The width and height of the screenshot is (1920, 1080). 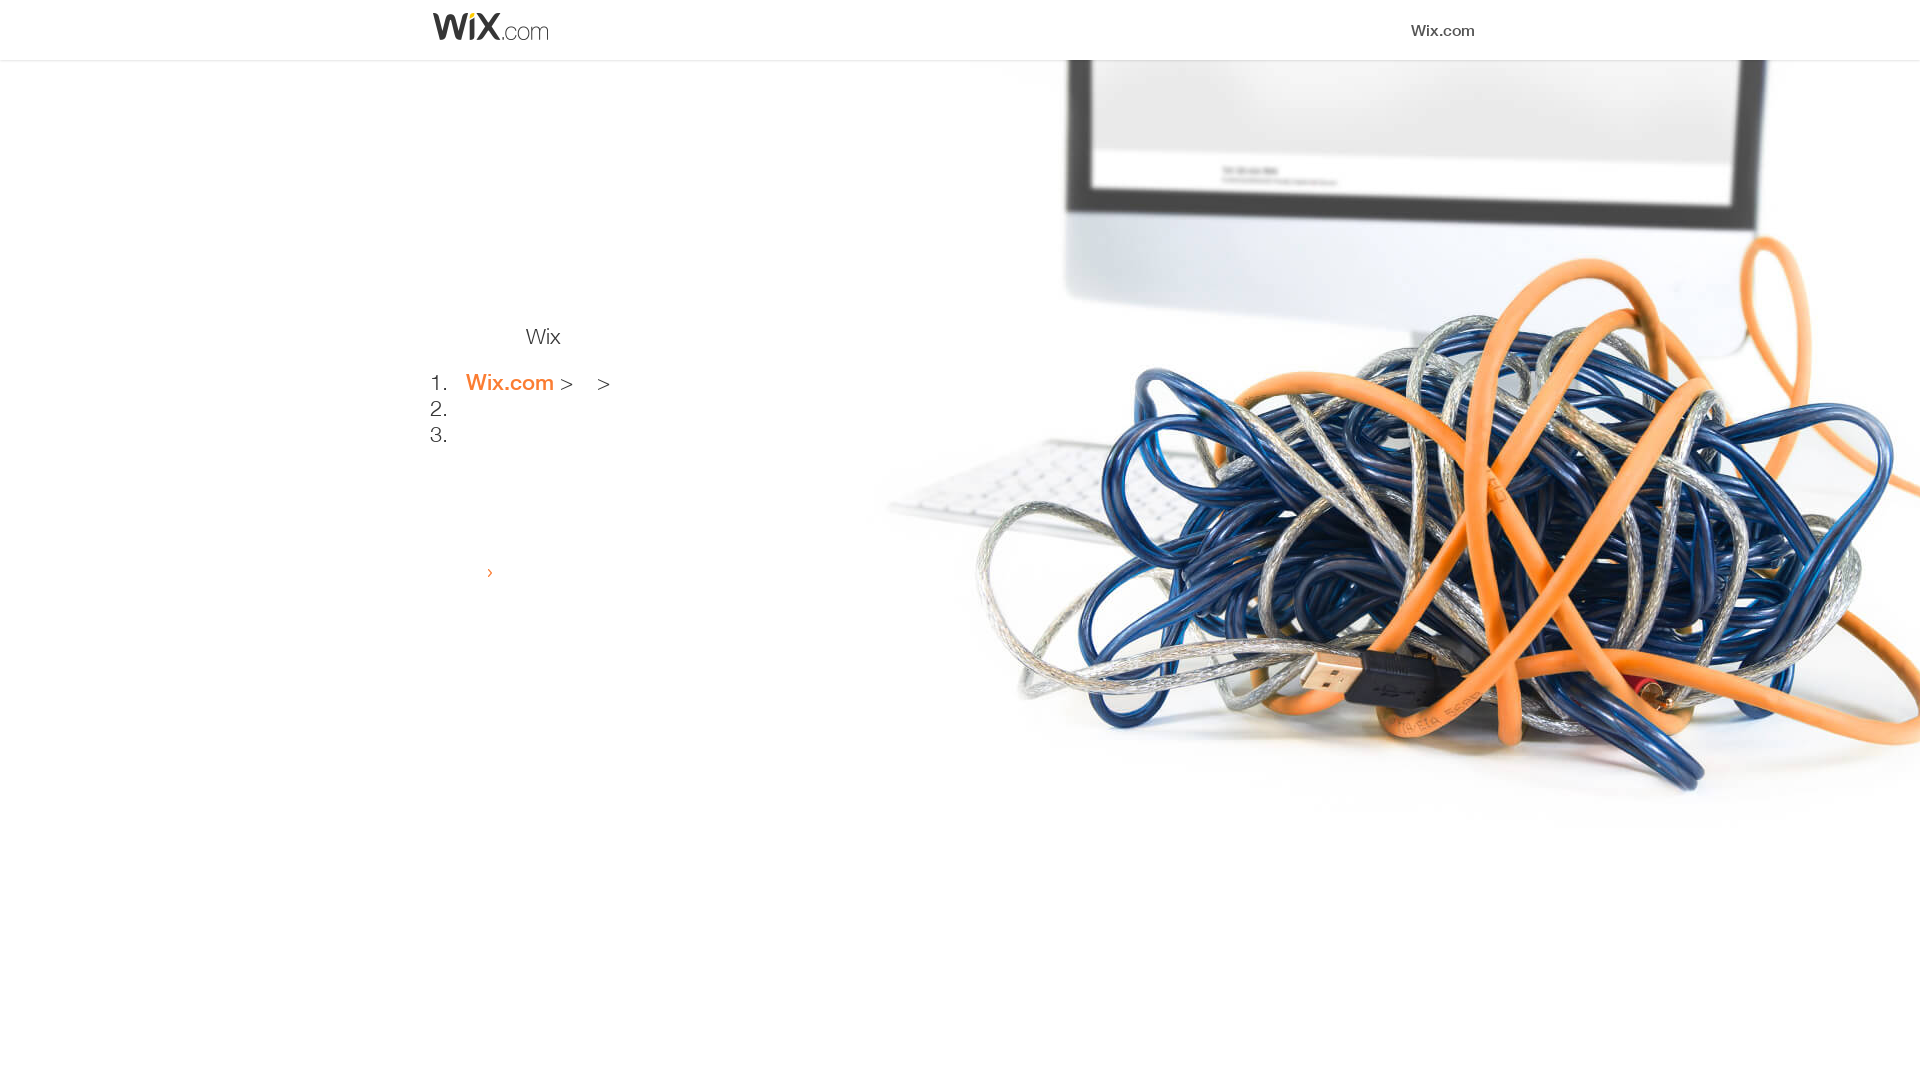 What do you see at coordinates (509, 381) in the screenshot?
I see `'Wix.com'` at bounding box center [509, 381].